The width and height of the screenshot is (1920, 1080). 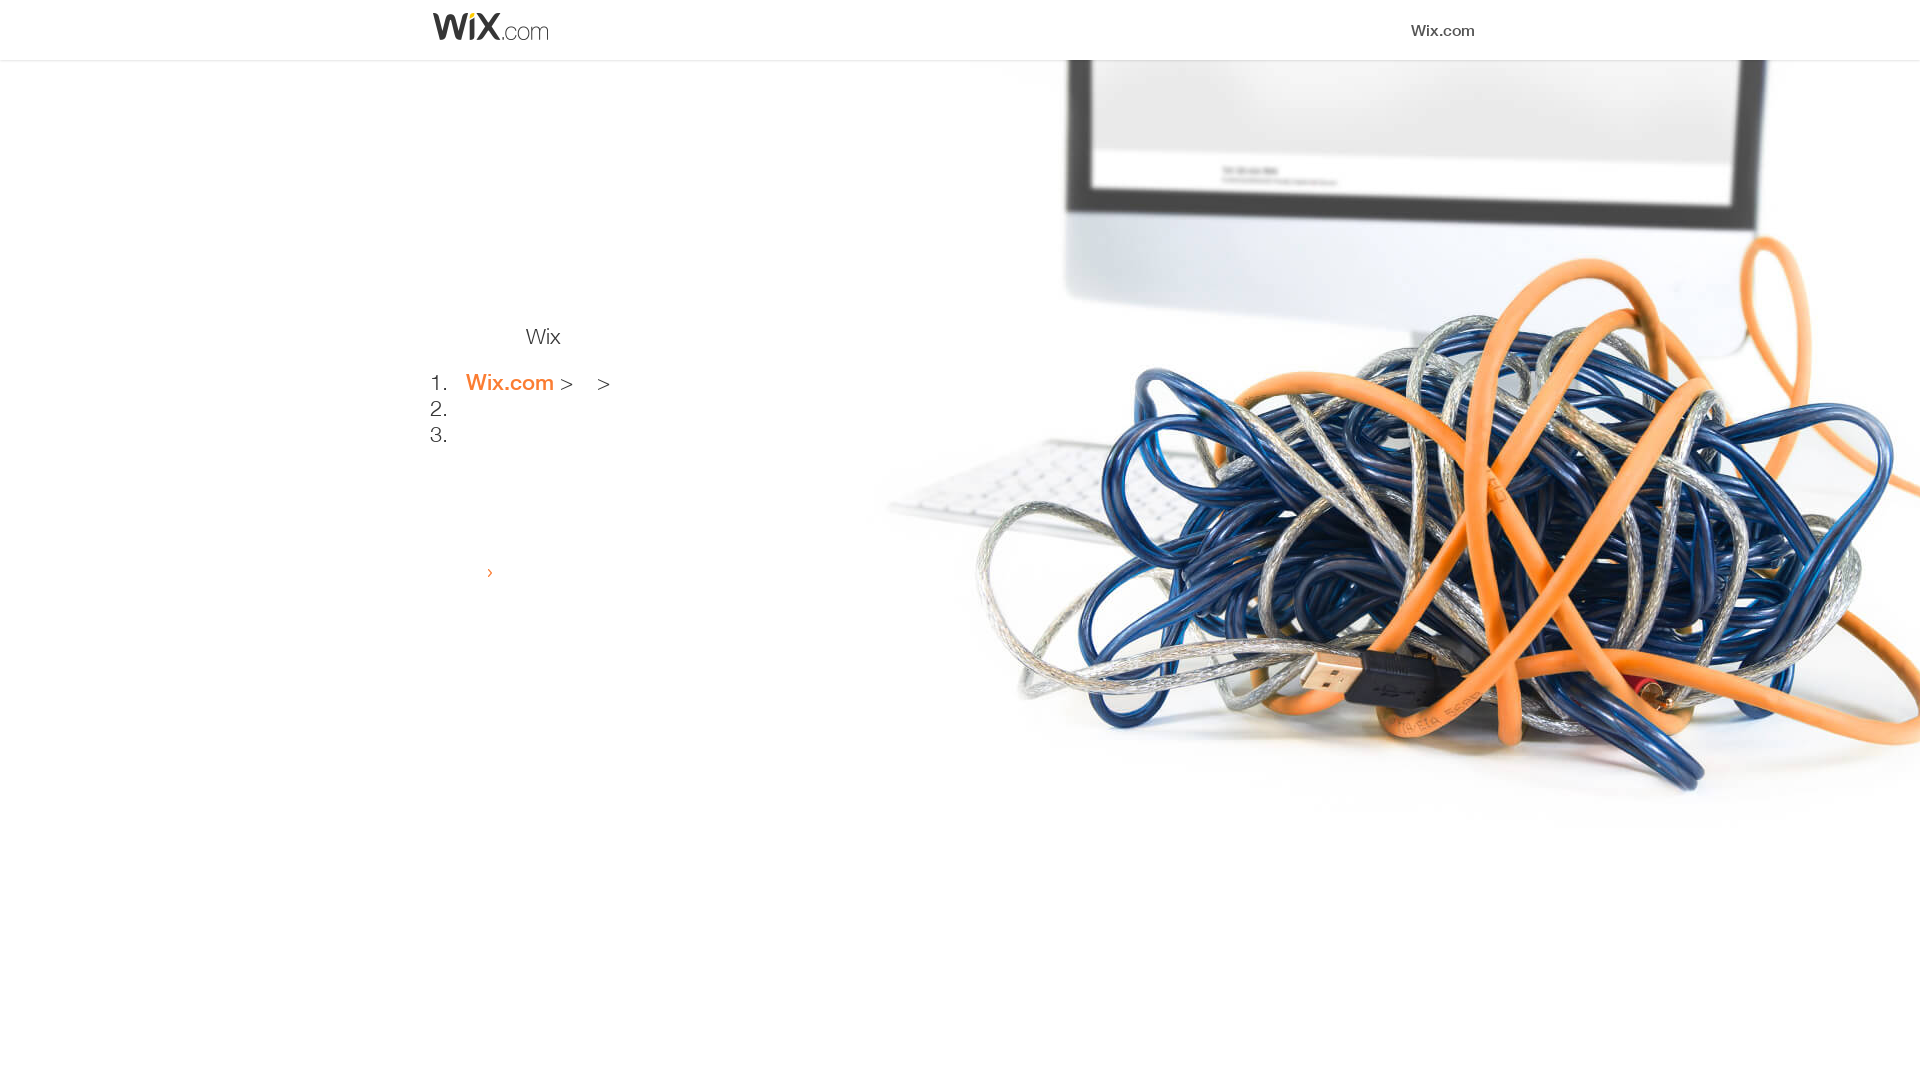 What do you see at coordinates (509, 381) in the screenshot?
I see `'Wix.com'` at bounding box center [509, 381].